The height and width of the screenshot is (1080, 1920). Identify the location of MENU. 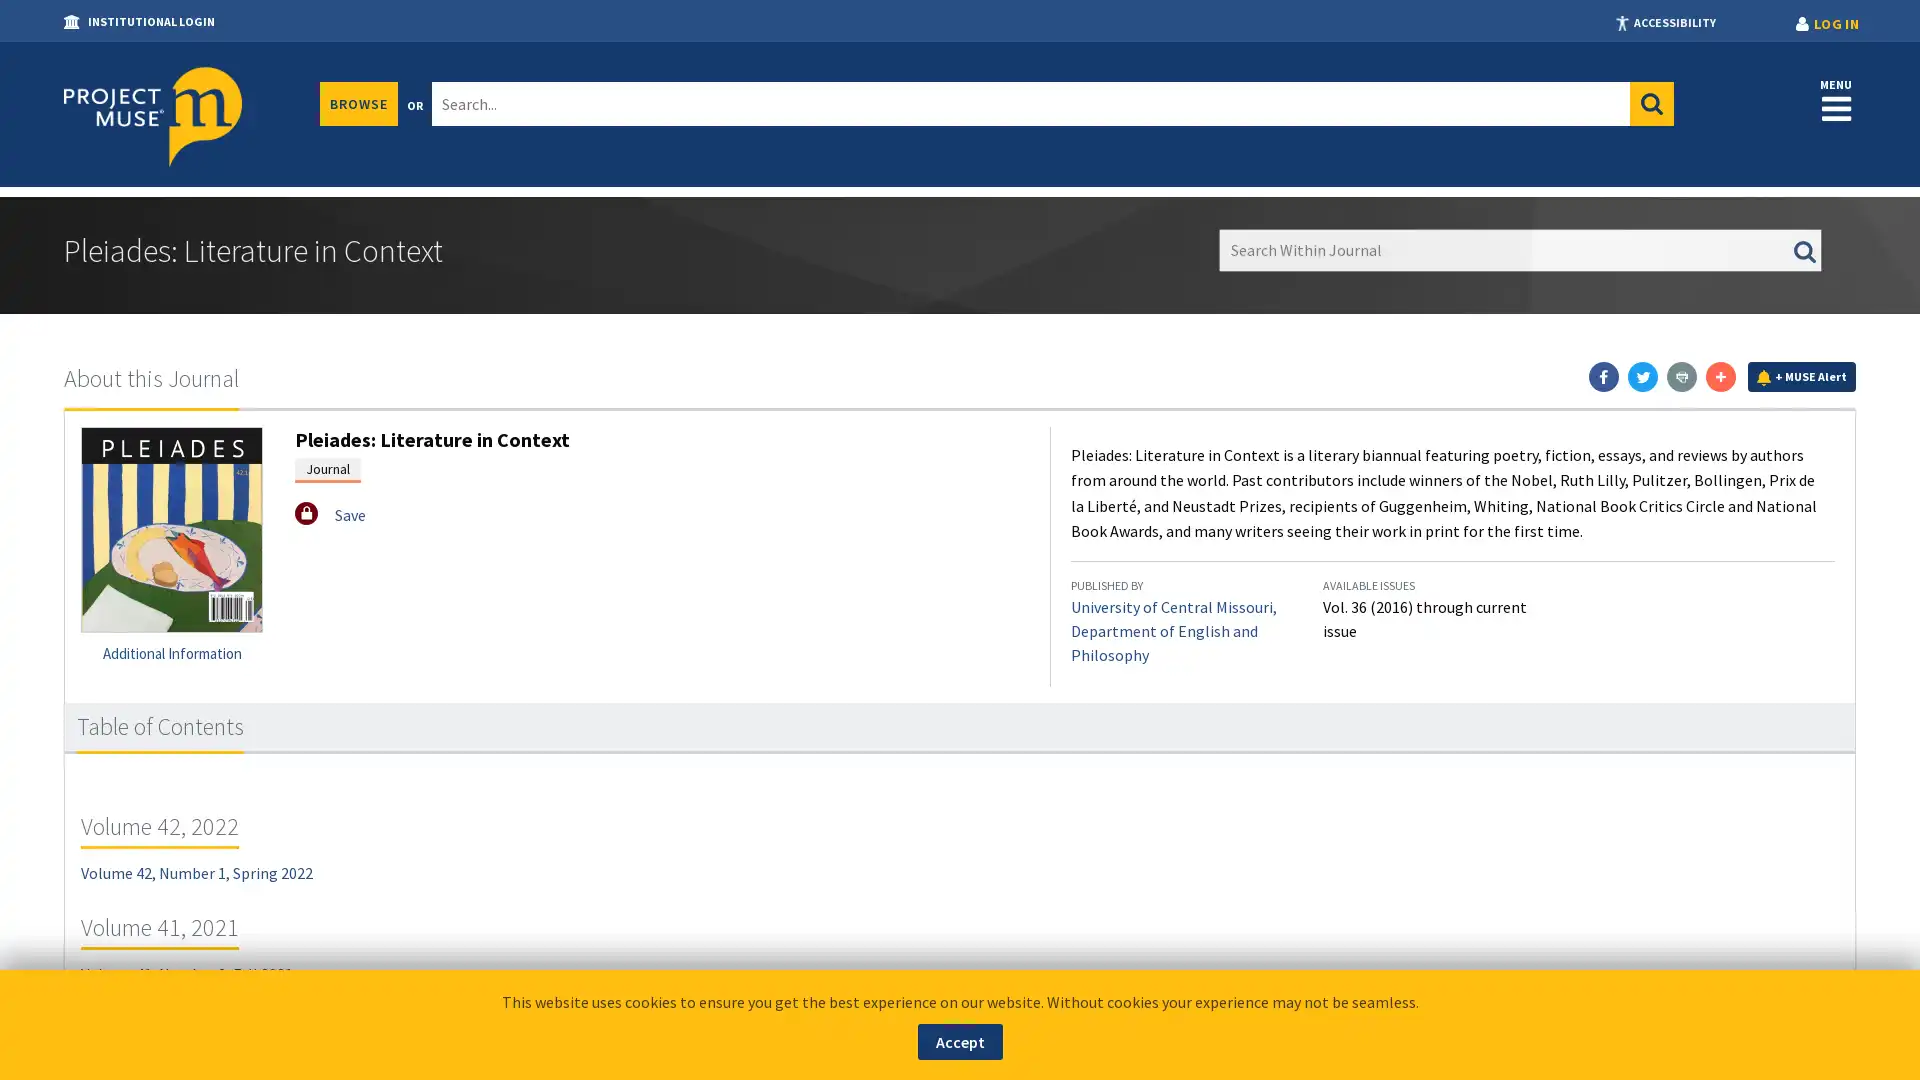
(1836, 99).